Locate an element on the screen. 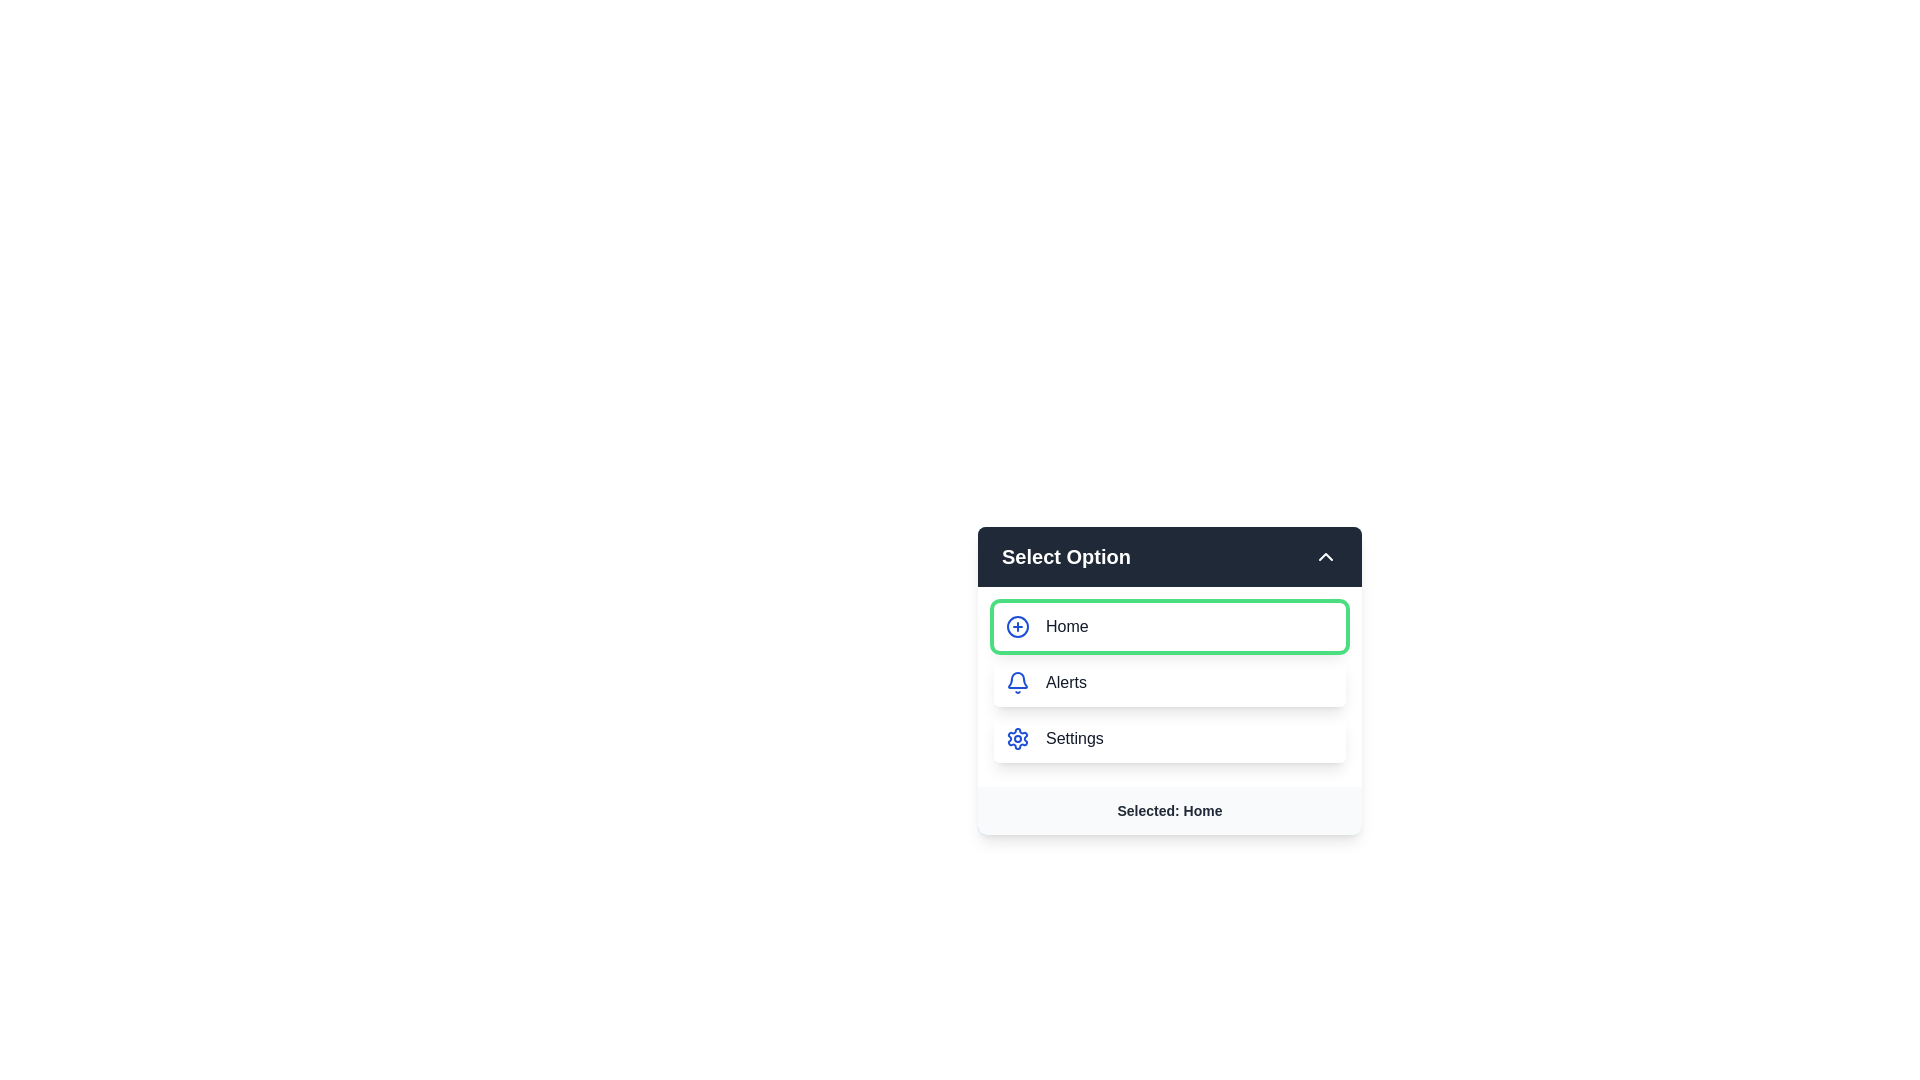 This screenshot has height=1080, width=1920. text content of the 'Alerts' label which is styled with medium font weight and gray-black color, located inside the second item of a vertically aligned menu list is located at coordinates (1065, 681).